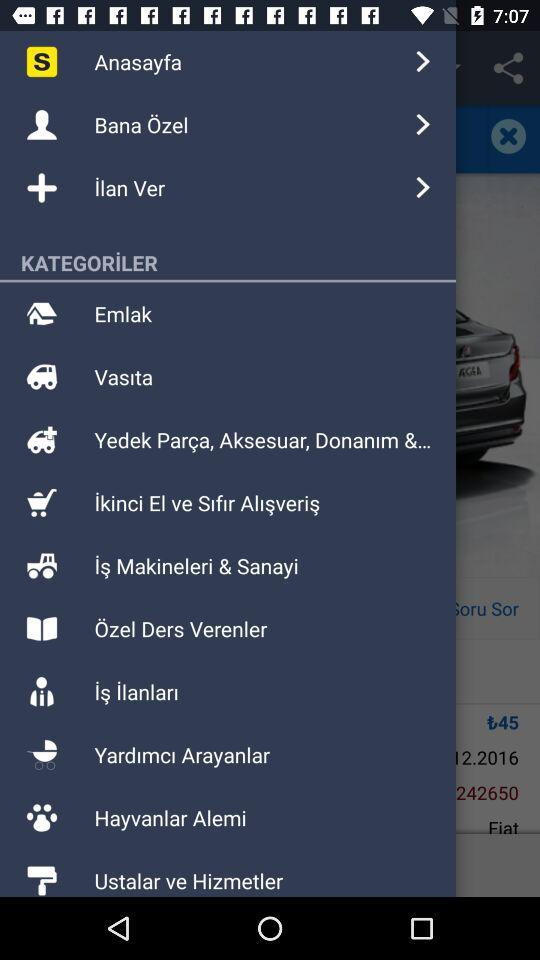  What do you see at coordinates (513, 135) in the screenshot?
I see `the close icon` at bounding box center [513, 135].